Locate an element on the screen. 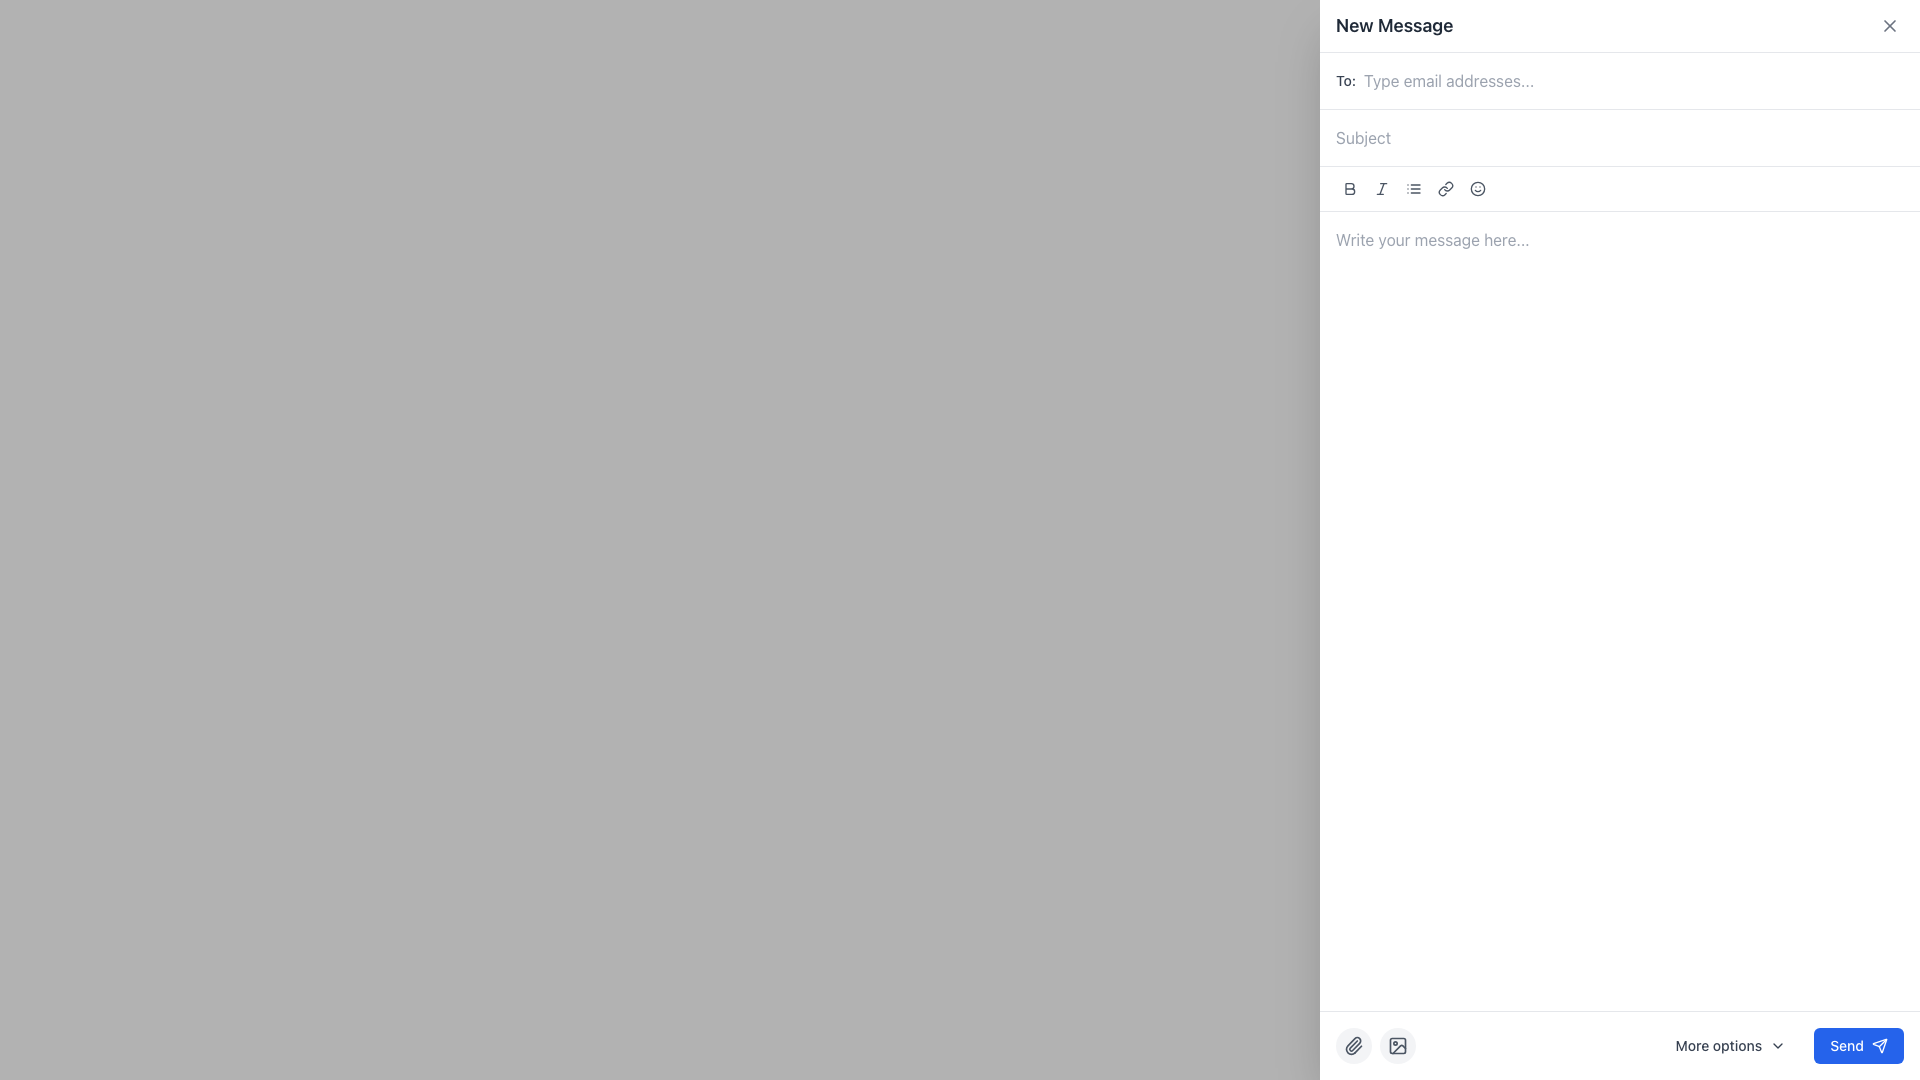 The width and height of the screenshot is (1920, 1080). the circular button with a smiley face icon located on the right side of the toolbar is located at coordinates (1478, 189).